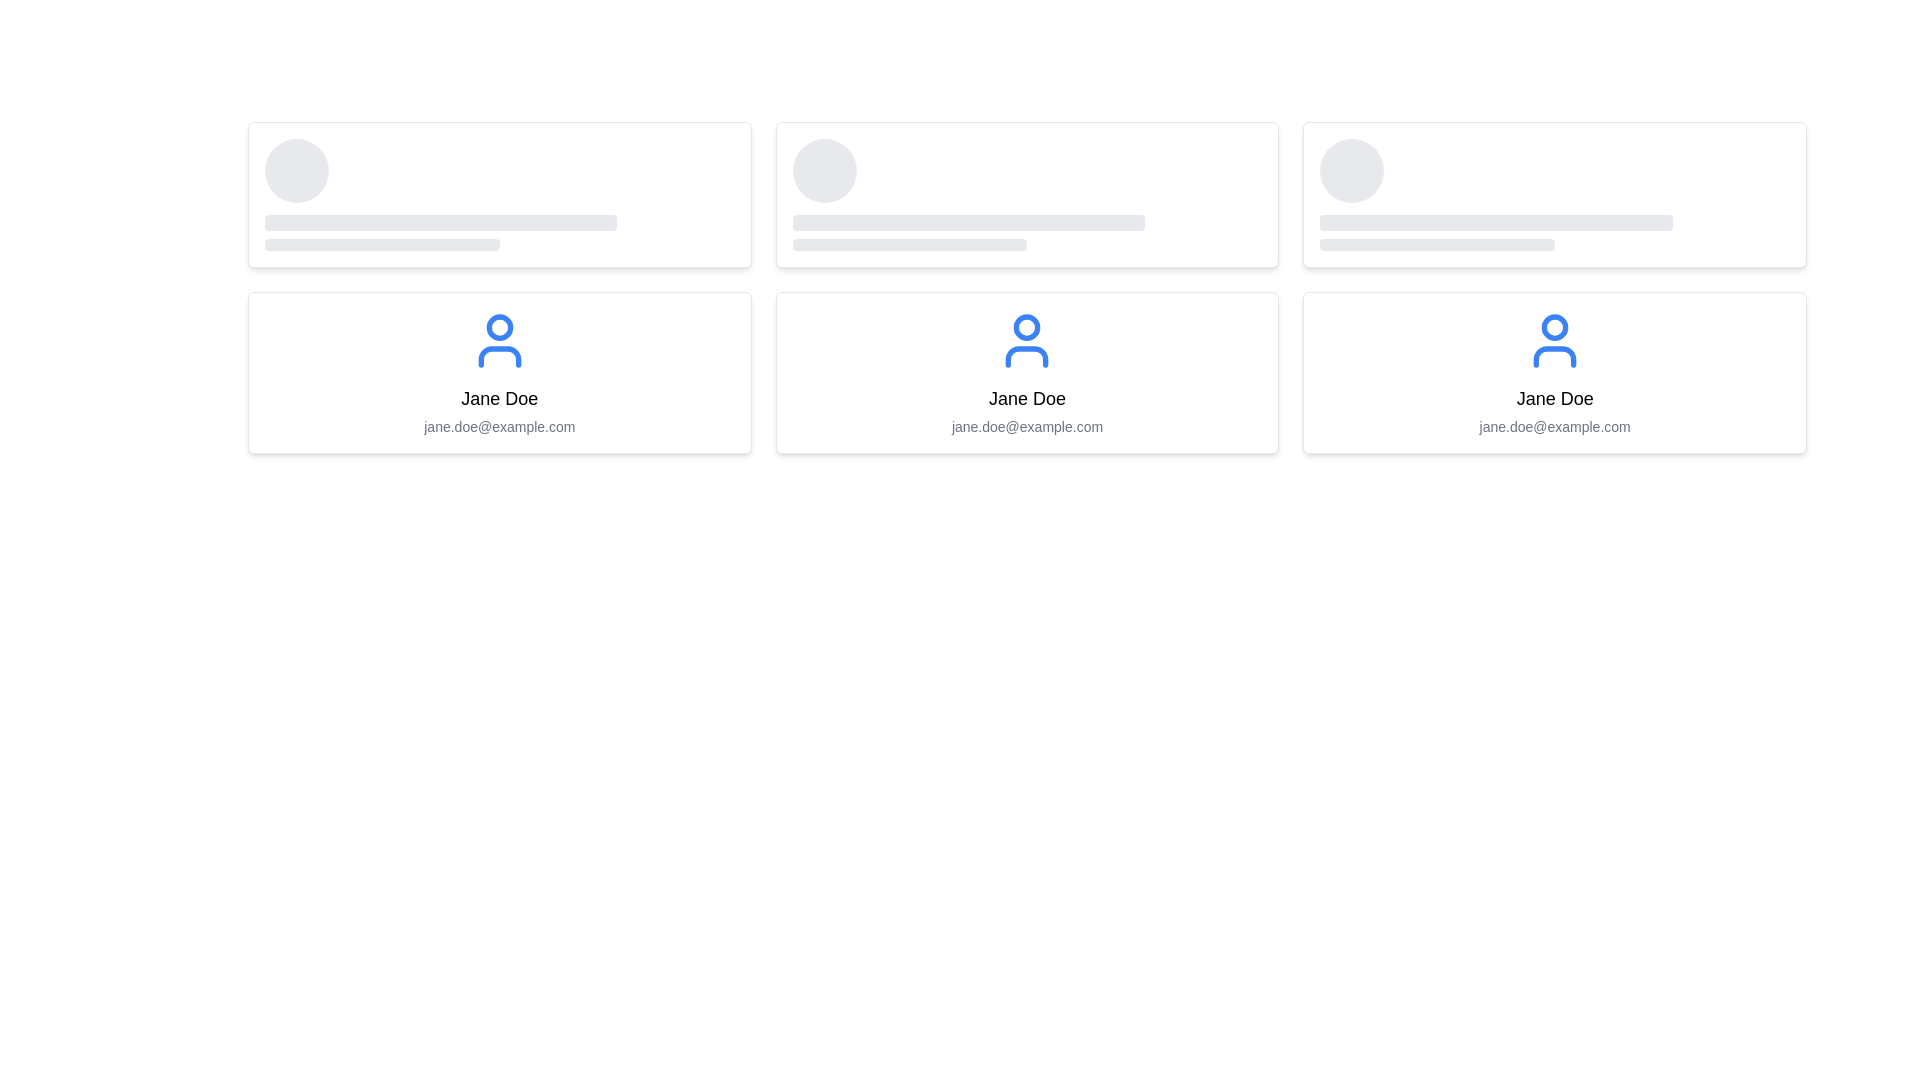 The width and height of the screenshot is (1920, 1080). Describe the element at coordinates (1554, 326) in the screenshot. I see `the circular head area of the 'user' icon located in the third card of the second row` at that location.